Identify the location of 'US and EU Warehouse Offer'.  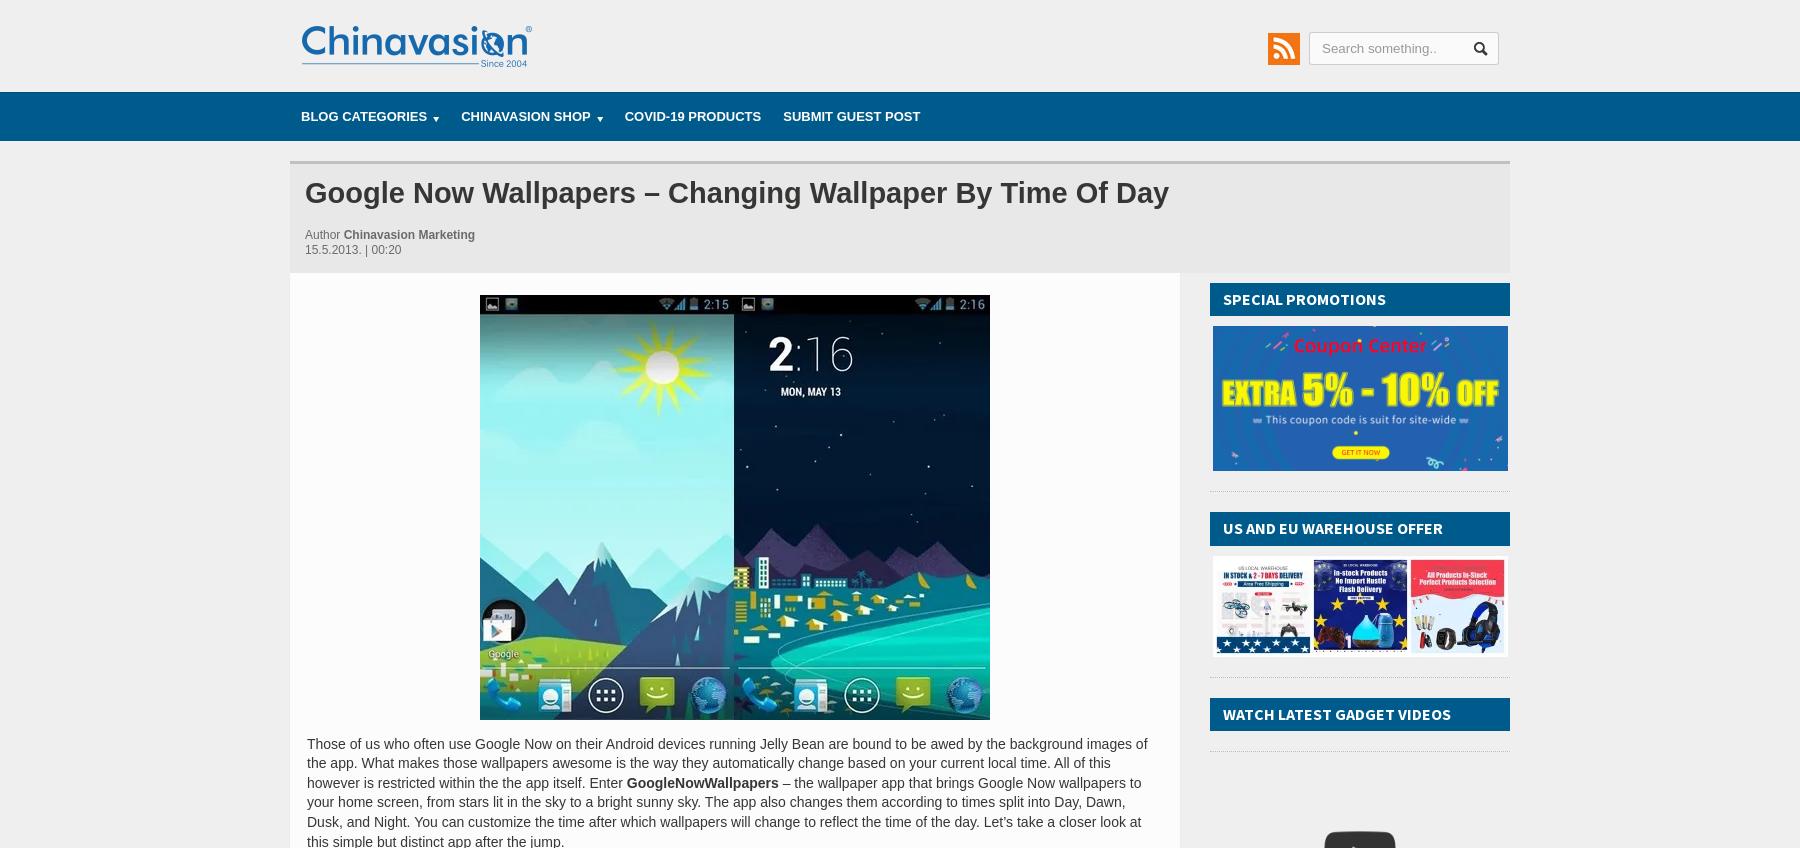
(1333, 527).